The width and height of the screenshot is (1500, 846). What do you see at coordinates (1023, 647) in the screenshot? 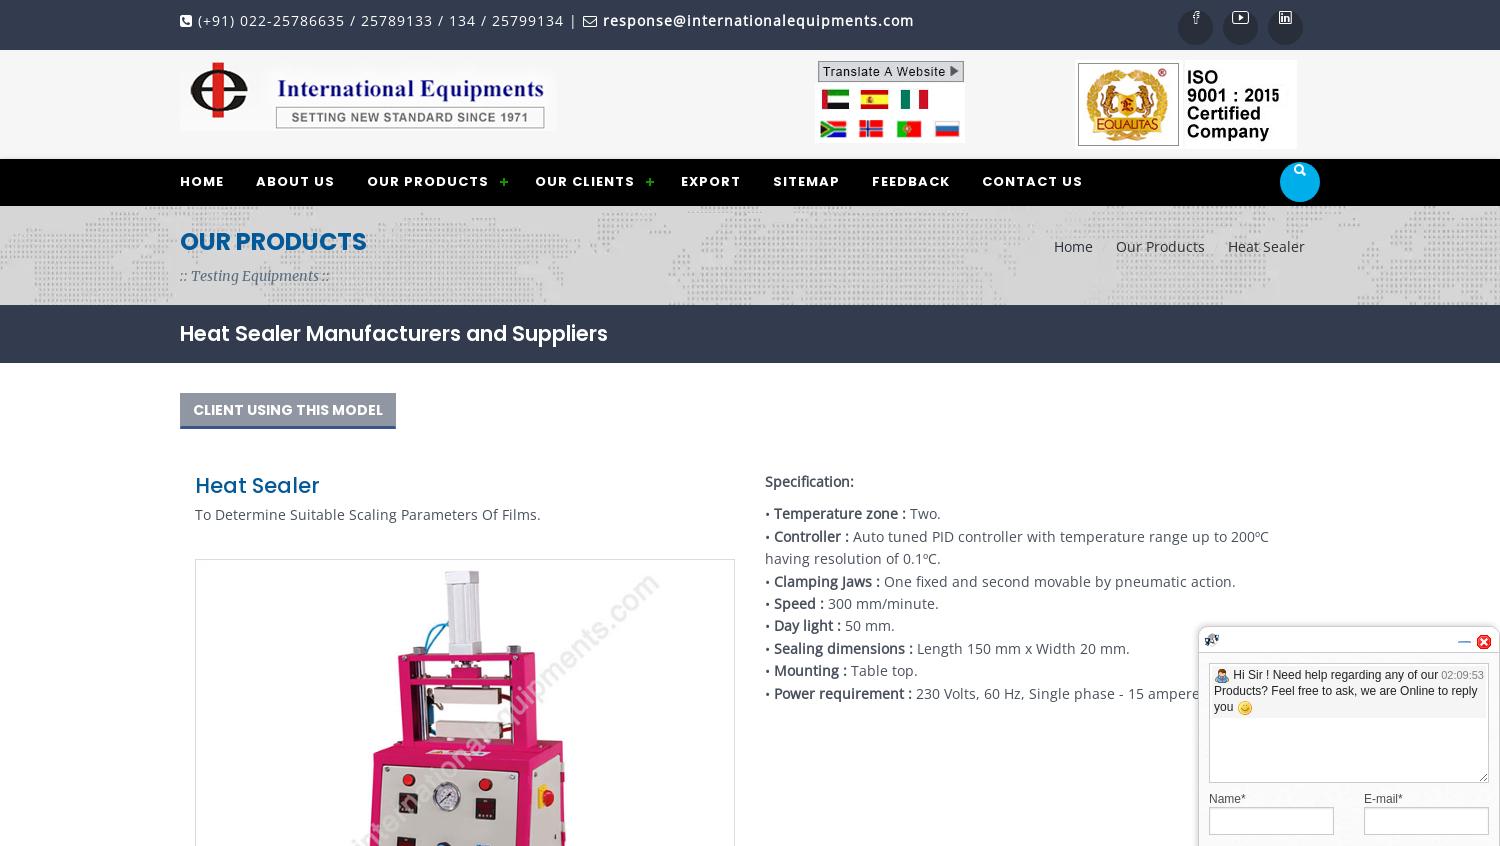
I see `'Length 150 mm x Width 20 mm.'` at bounding box center [1023, 647].